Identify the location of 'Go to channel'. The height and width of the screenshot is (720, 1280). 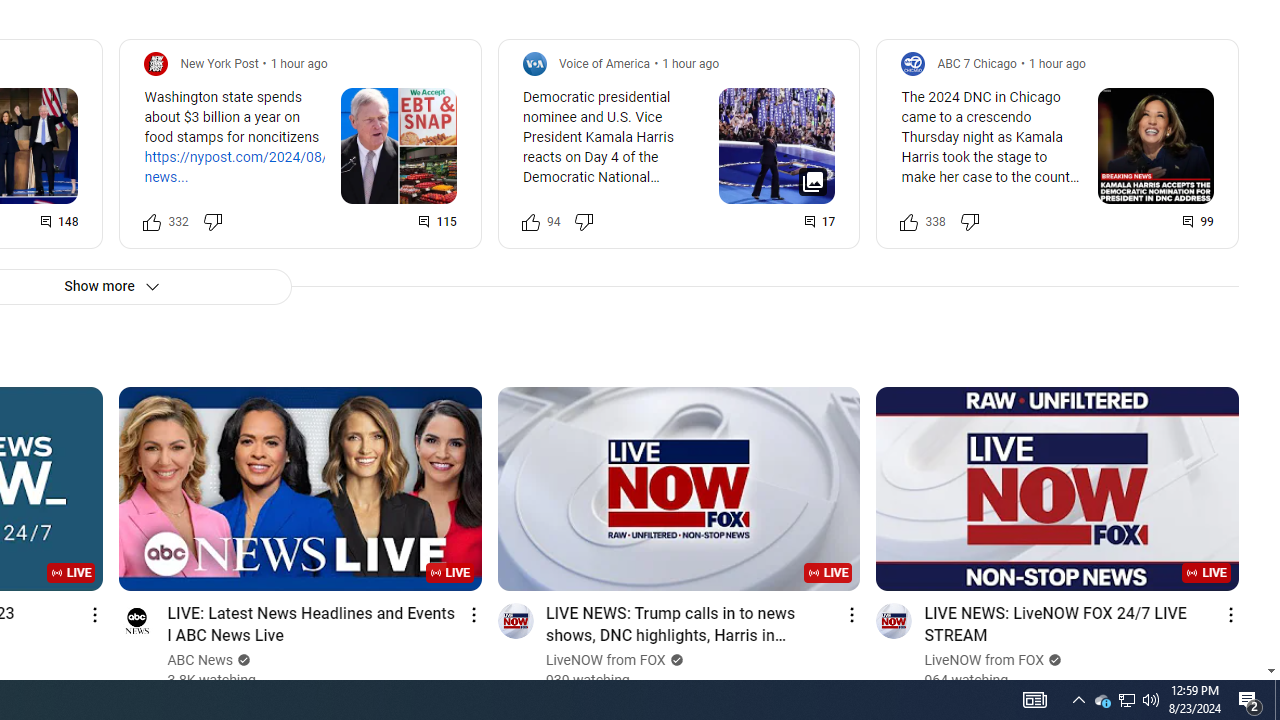
(893, 619).